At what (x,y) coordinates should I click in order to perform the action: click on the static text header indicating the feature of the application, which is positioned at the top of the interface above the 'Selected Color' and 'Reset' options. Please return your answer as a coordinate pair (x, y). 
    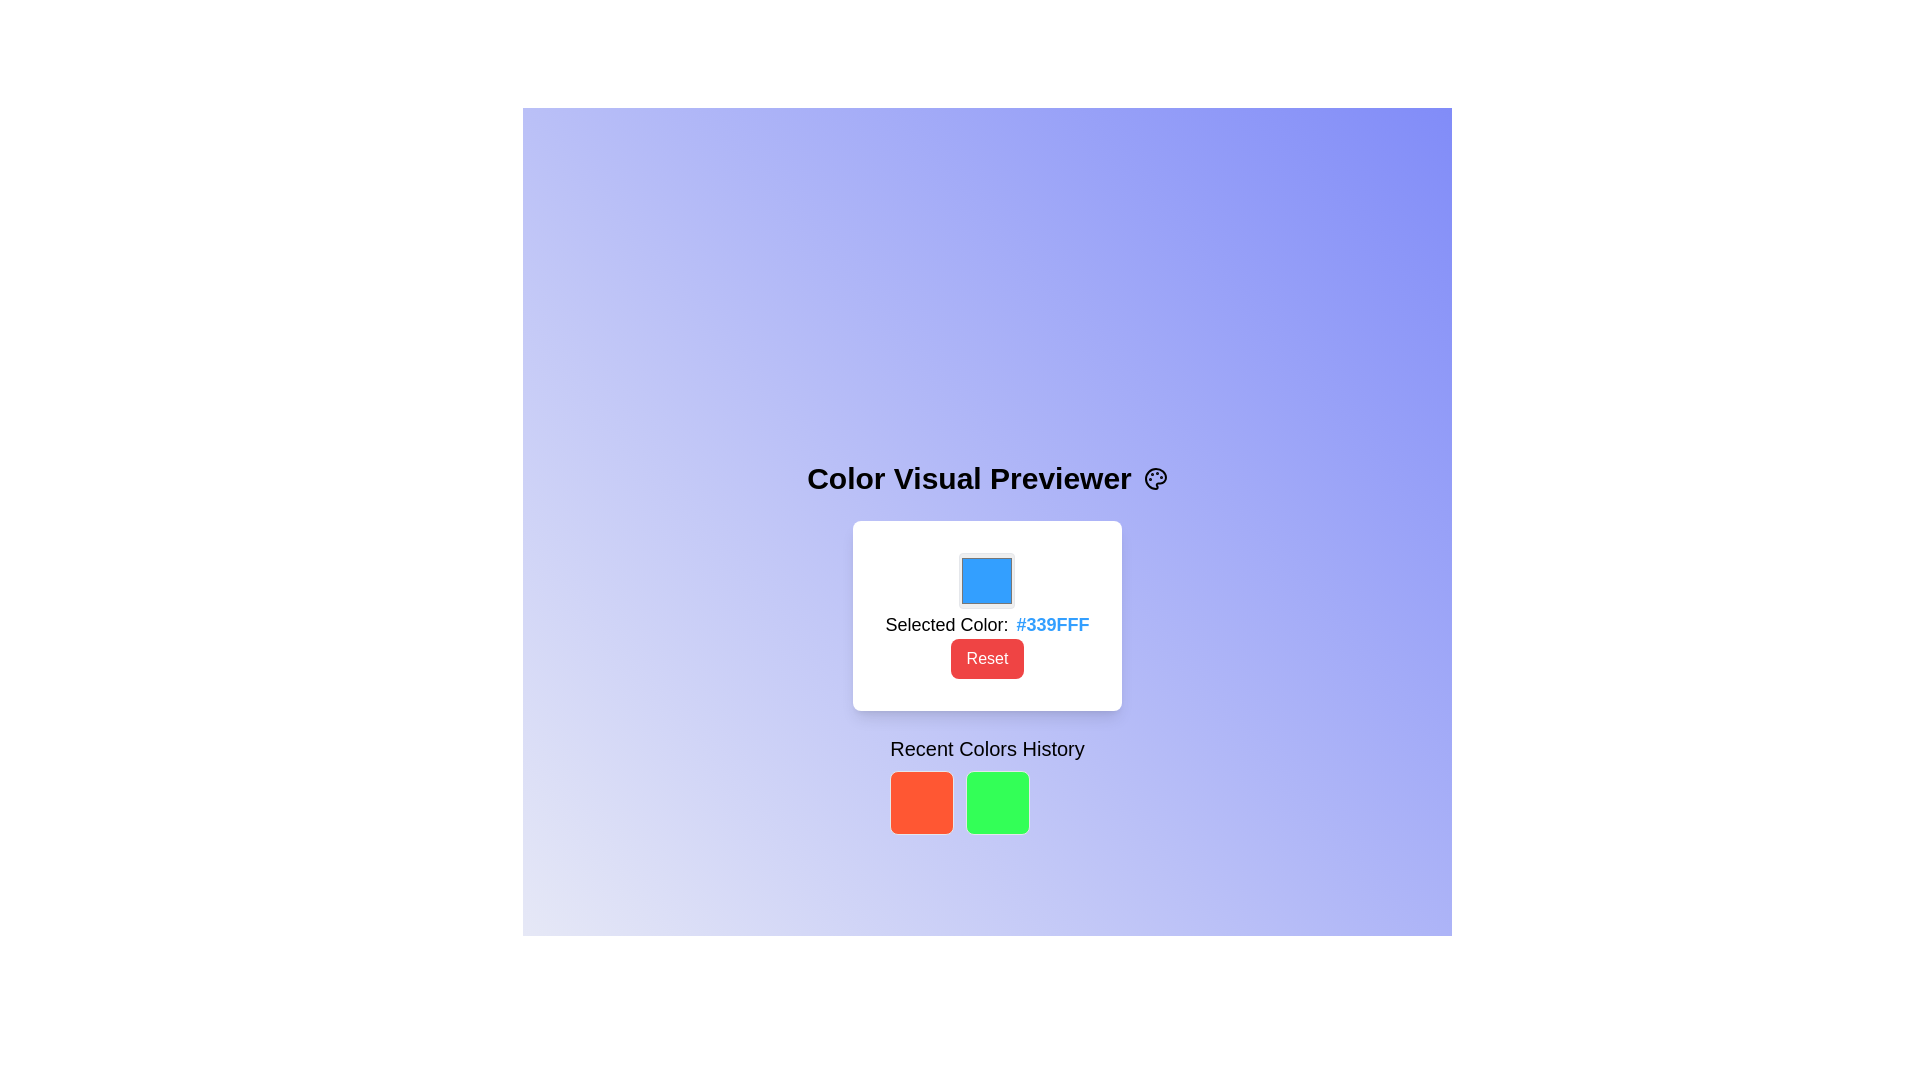
    Looking at the image, I should click on (987, 478).